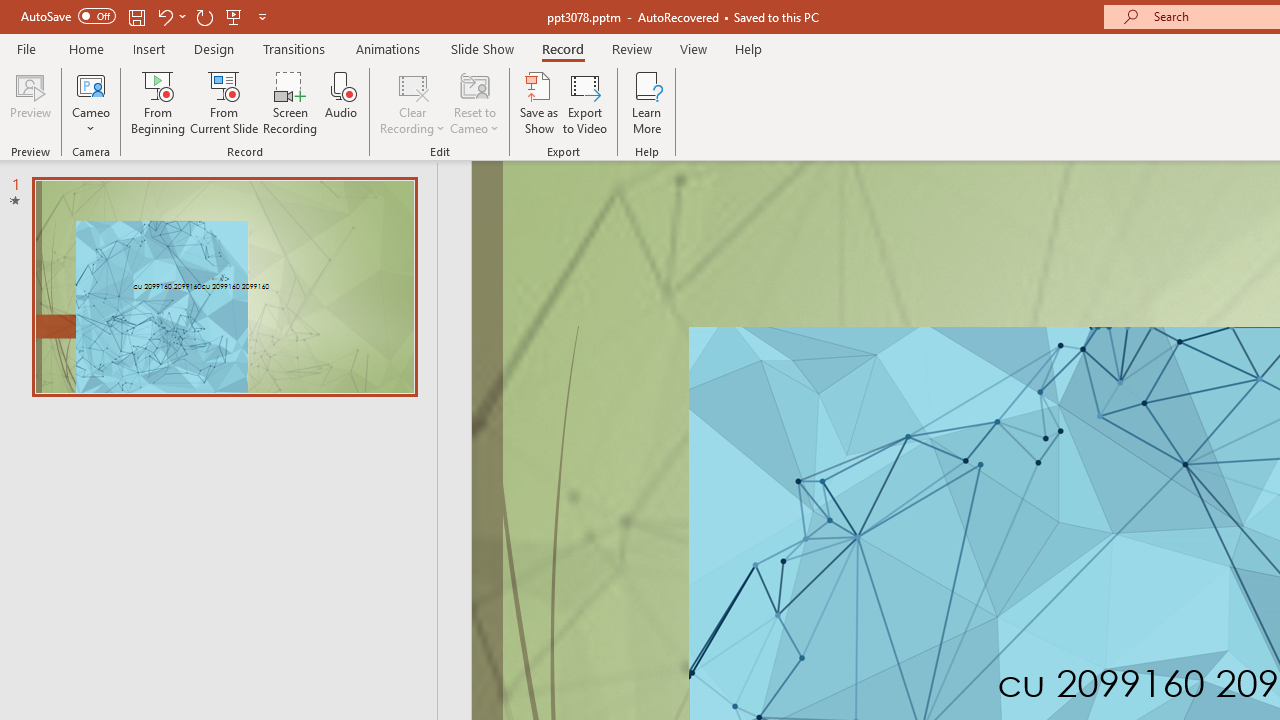 Image resolution: width=1280 pixels, height=720 pixels. Describe the element at coordinates (157, 103) in the screenshot. I see `'From Beginning...'` at that location.